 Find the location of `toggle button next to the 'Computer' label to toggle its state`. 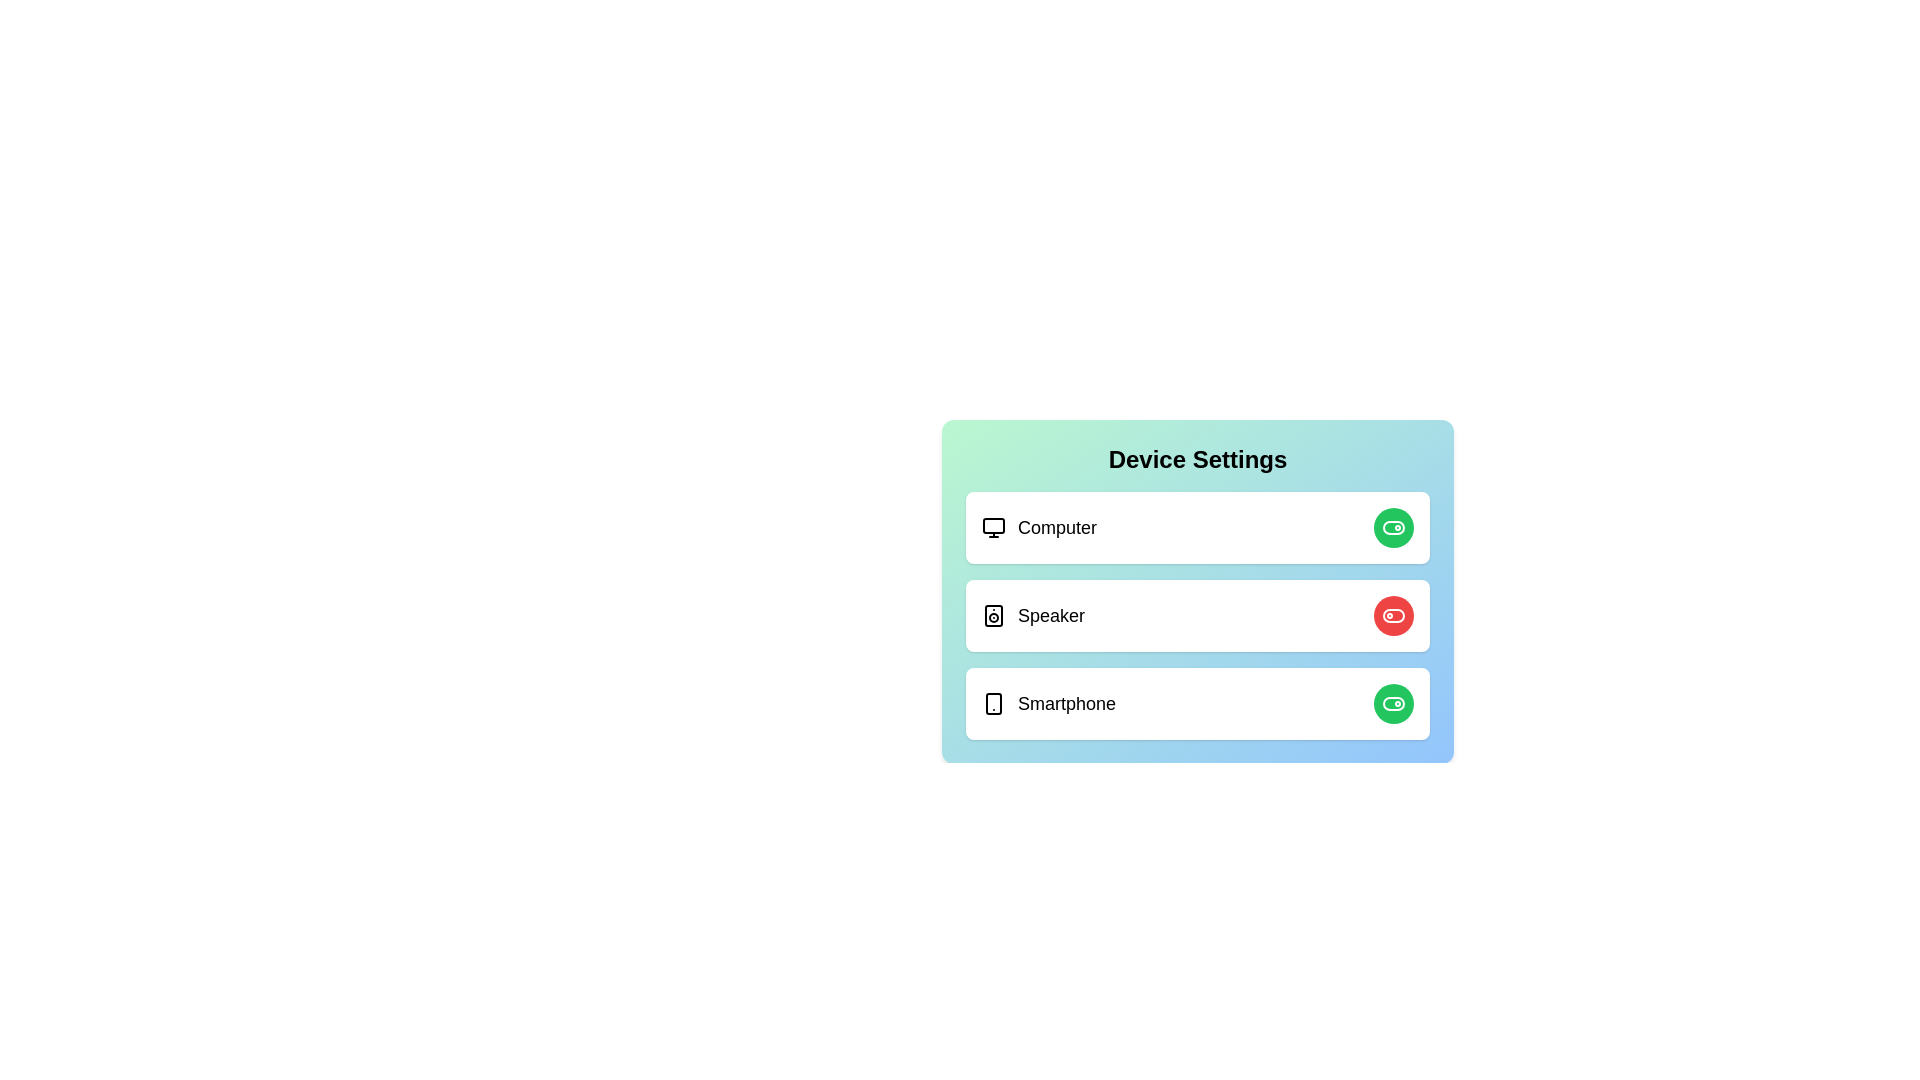

toggle button next to the 'Computer' label to toggle its state is located at coordinates (1392, 527).